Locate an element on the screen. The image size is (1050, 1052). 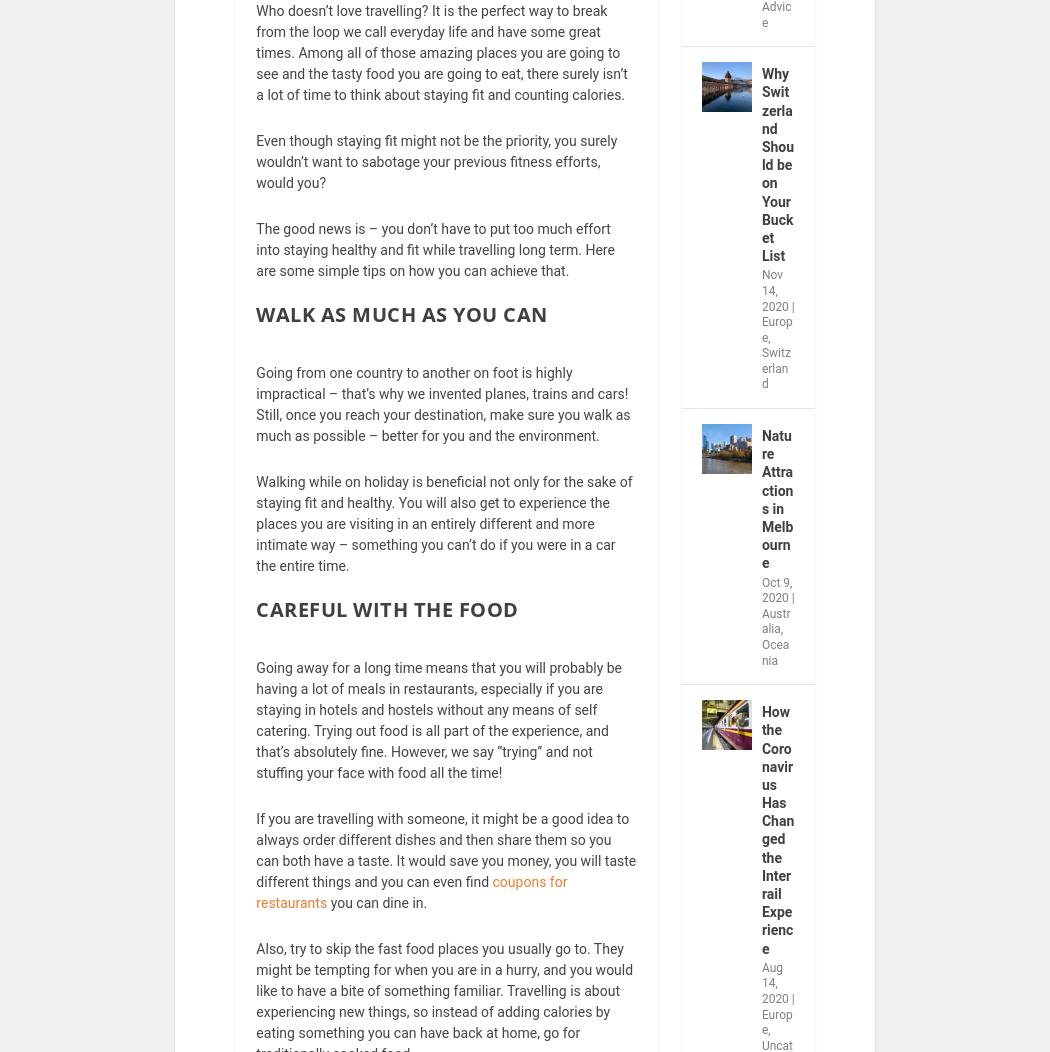
'The good news is – you don’t have to put too much effort into staying healthy and fit while travelling long term. Here are some simple tips on how you can achieve that.' is located at coordinates (434, 263).